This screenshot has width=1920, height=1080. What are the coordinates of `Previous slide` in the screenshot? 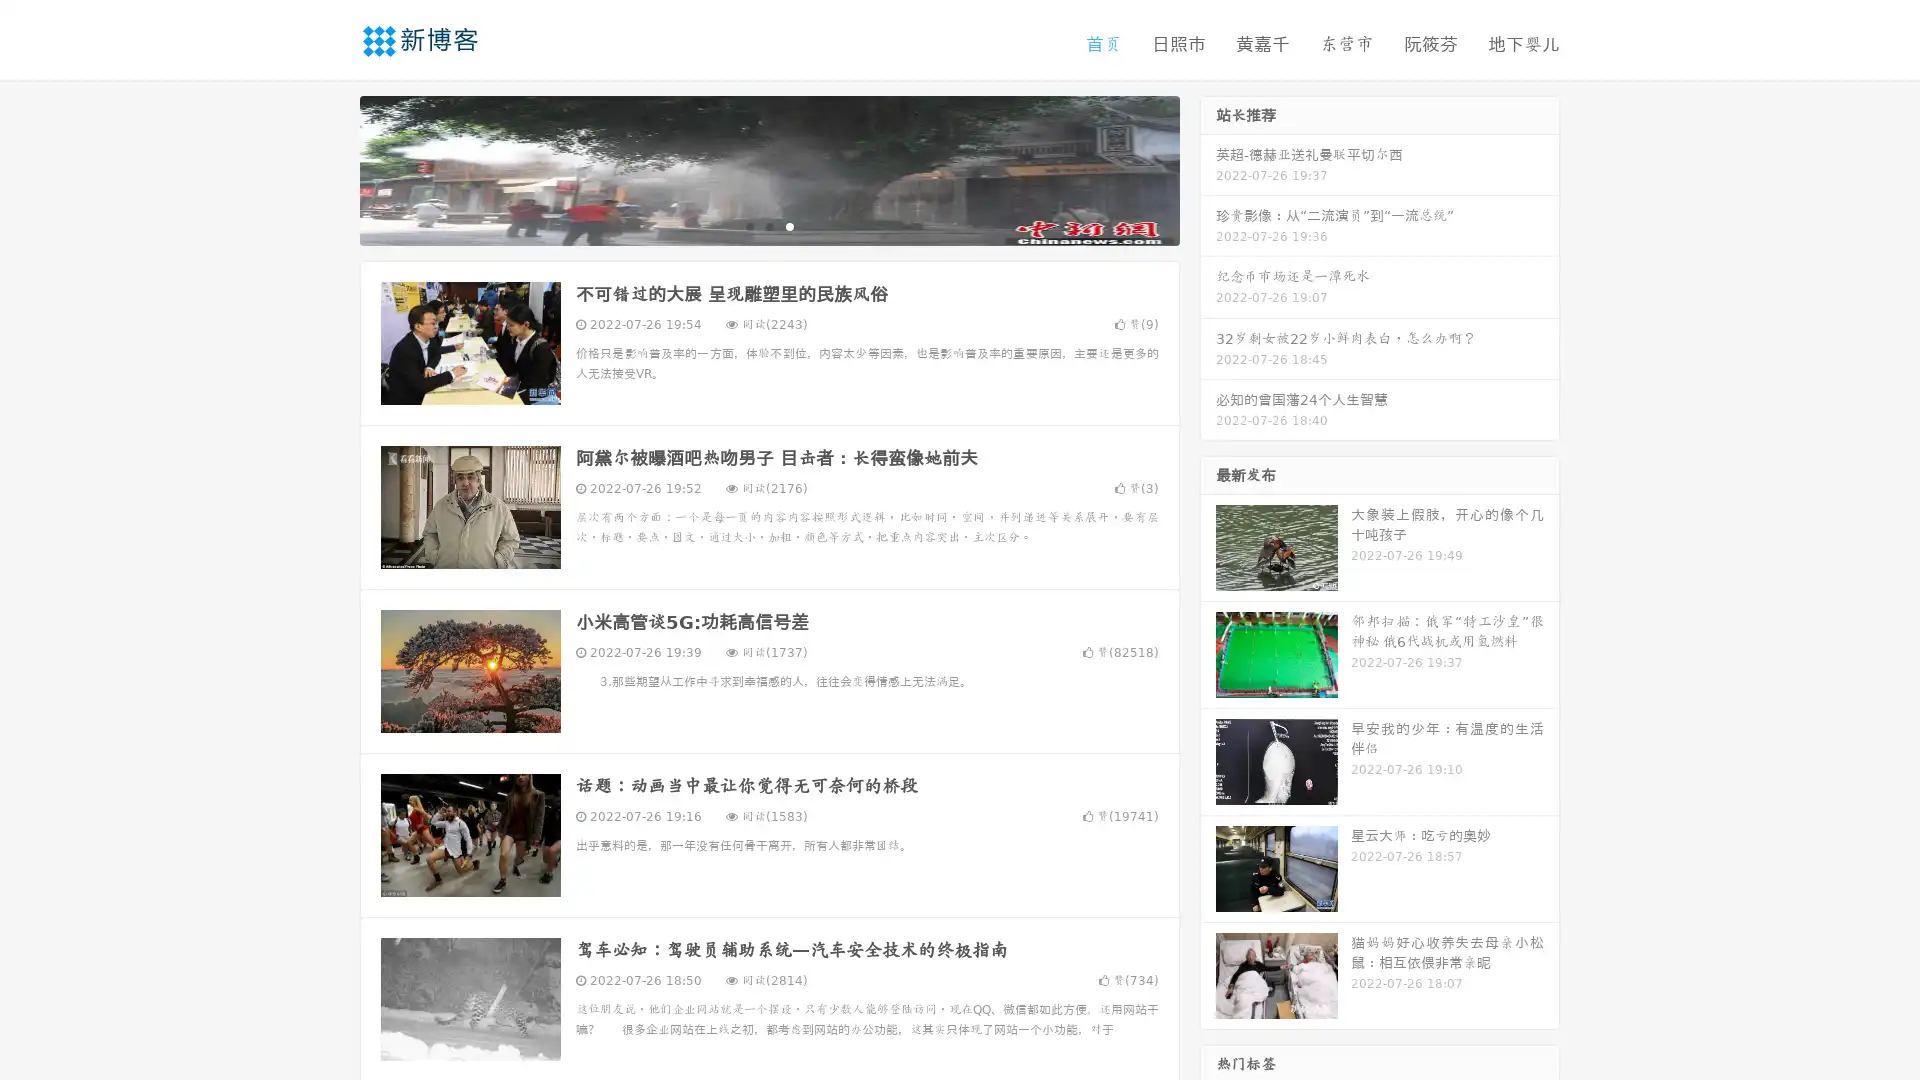 It's located at (330, 168).